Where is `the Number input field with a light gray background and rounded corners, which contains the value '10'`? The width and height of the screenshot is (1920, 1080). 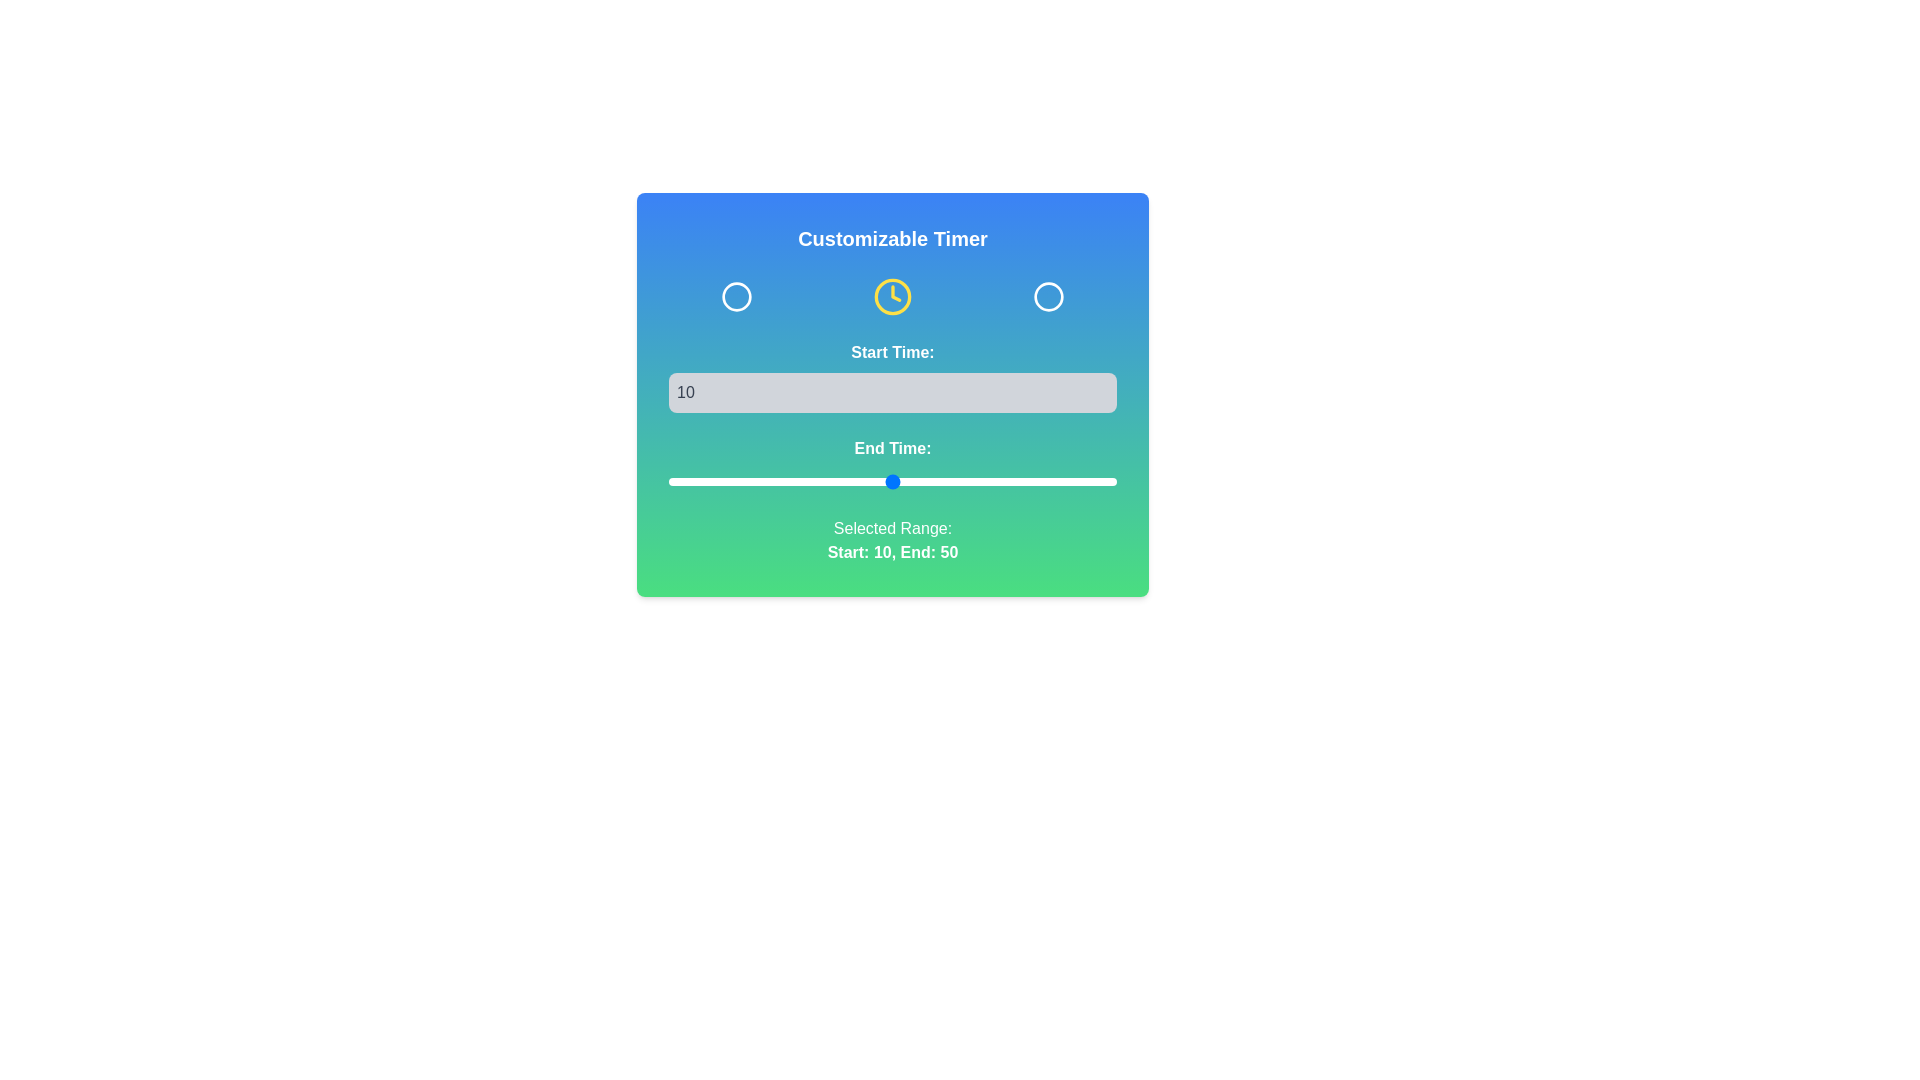 the Number input field with a light gray background and rounded corners, which contains the value '10' is located at coordinates (891, 393).